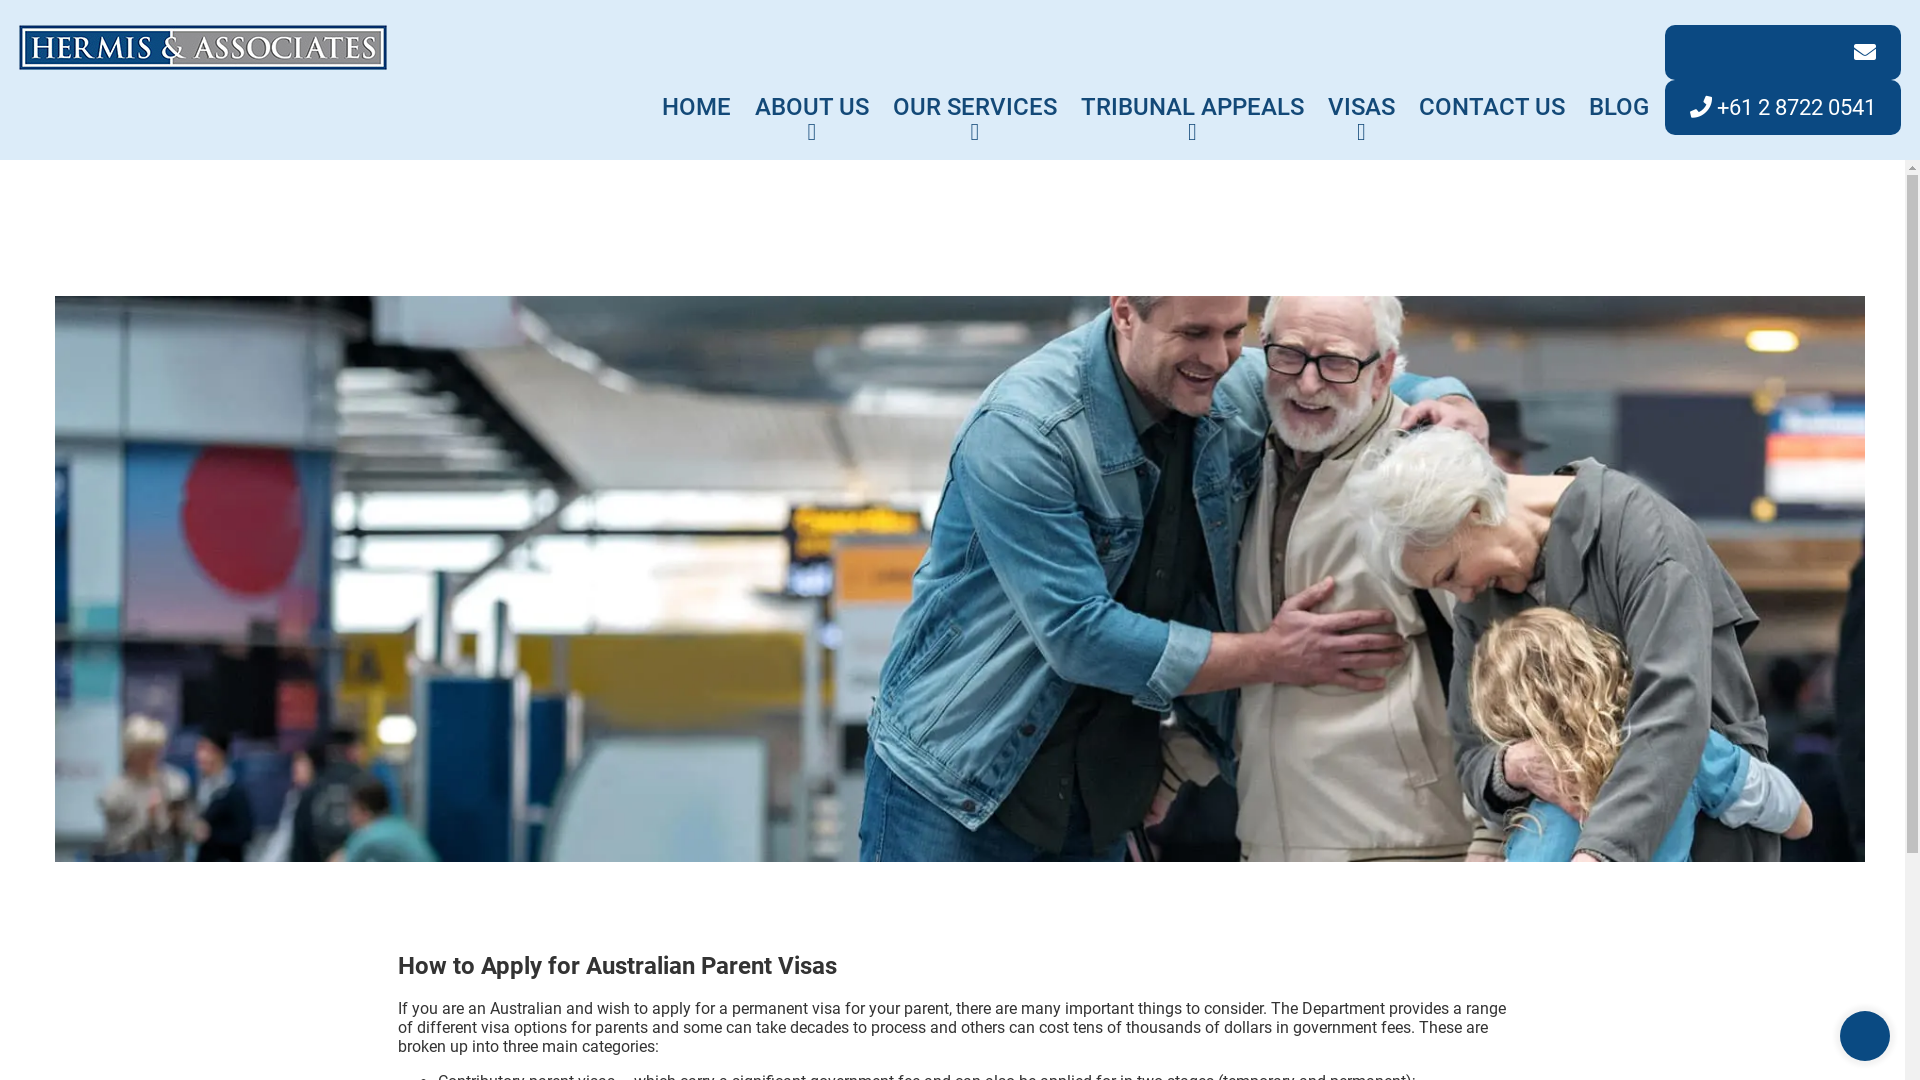  Describe the element at coordinates (811, 96) in the screenshot. I see `'ABOUT US'` at that location.